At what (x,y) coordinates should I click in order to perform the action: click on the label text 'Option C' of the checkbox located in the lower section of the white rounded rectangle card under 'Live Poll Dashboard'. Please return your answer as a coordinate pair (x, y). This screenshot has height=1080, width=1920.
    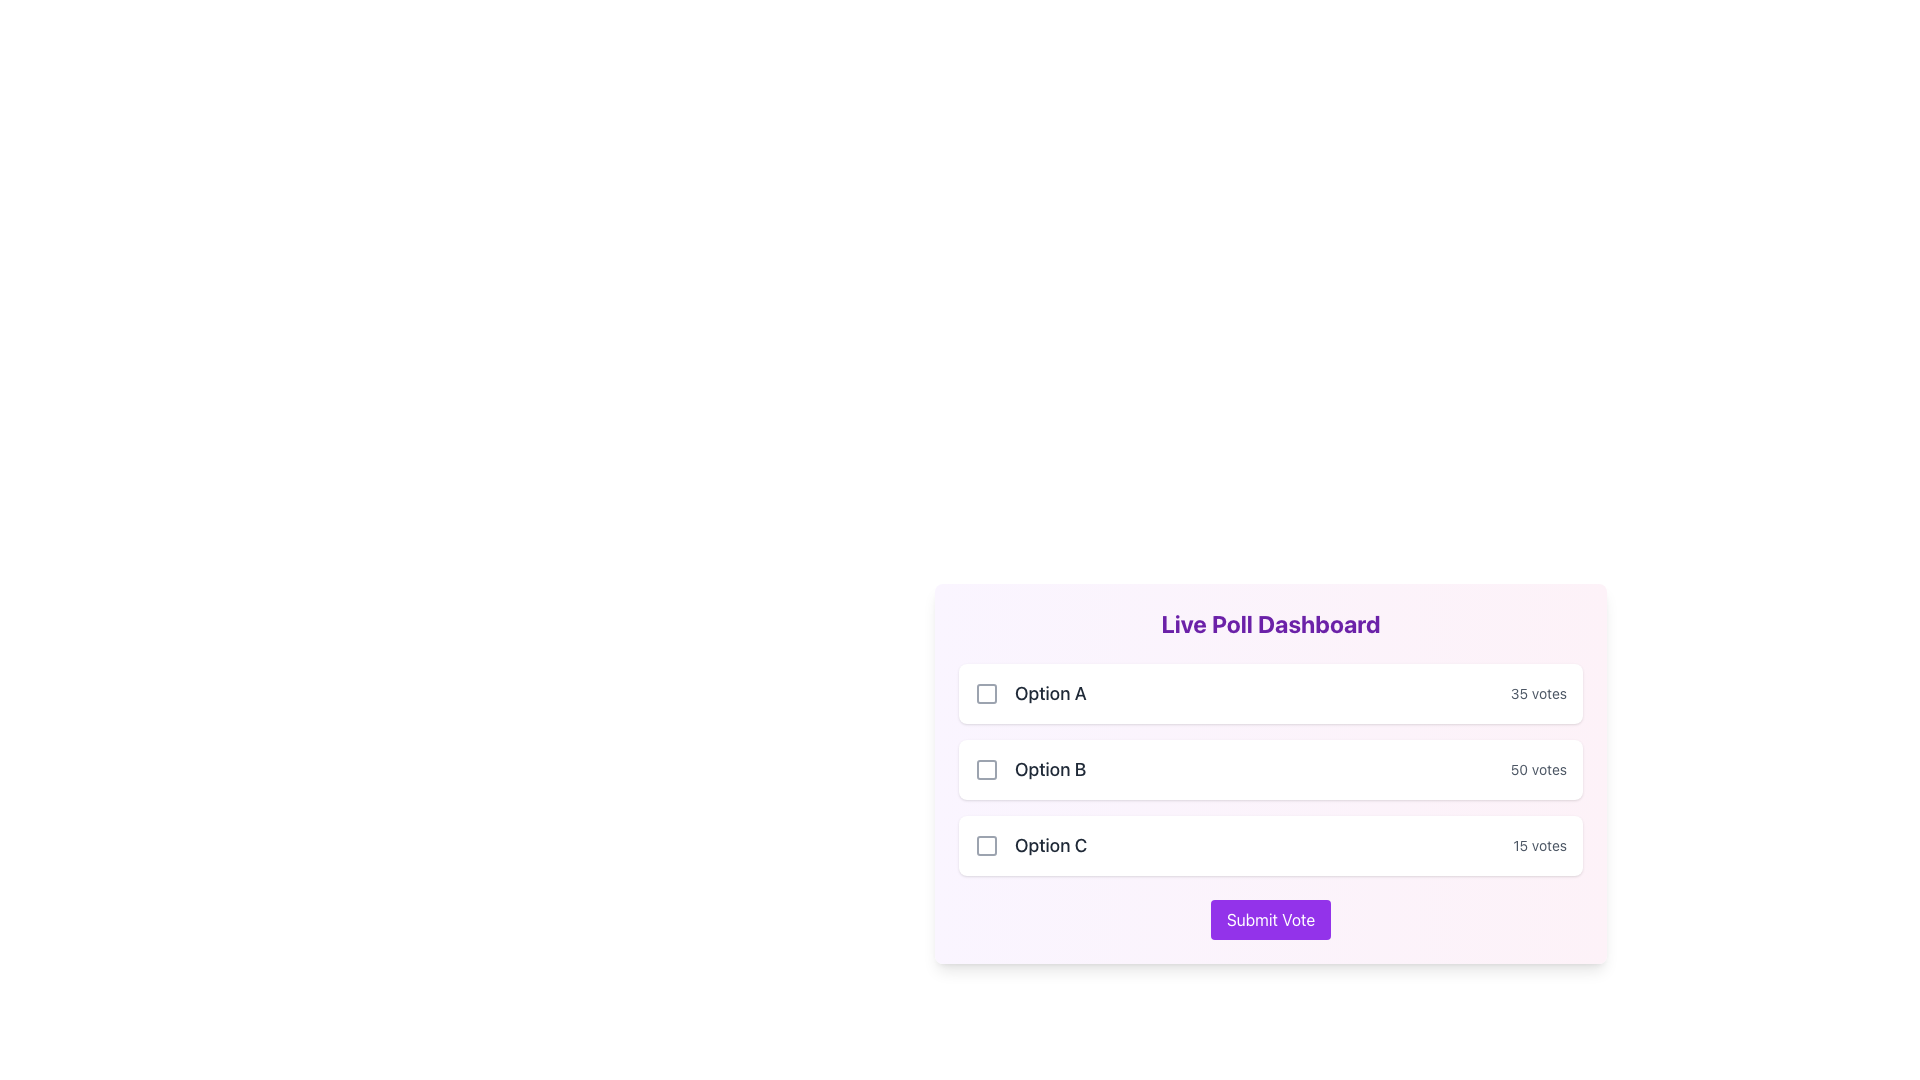
    Looking at the image, I should click on (1031, 845).